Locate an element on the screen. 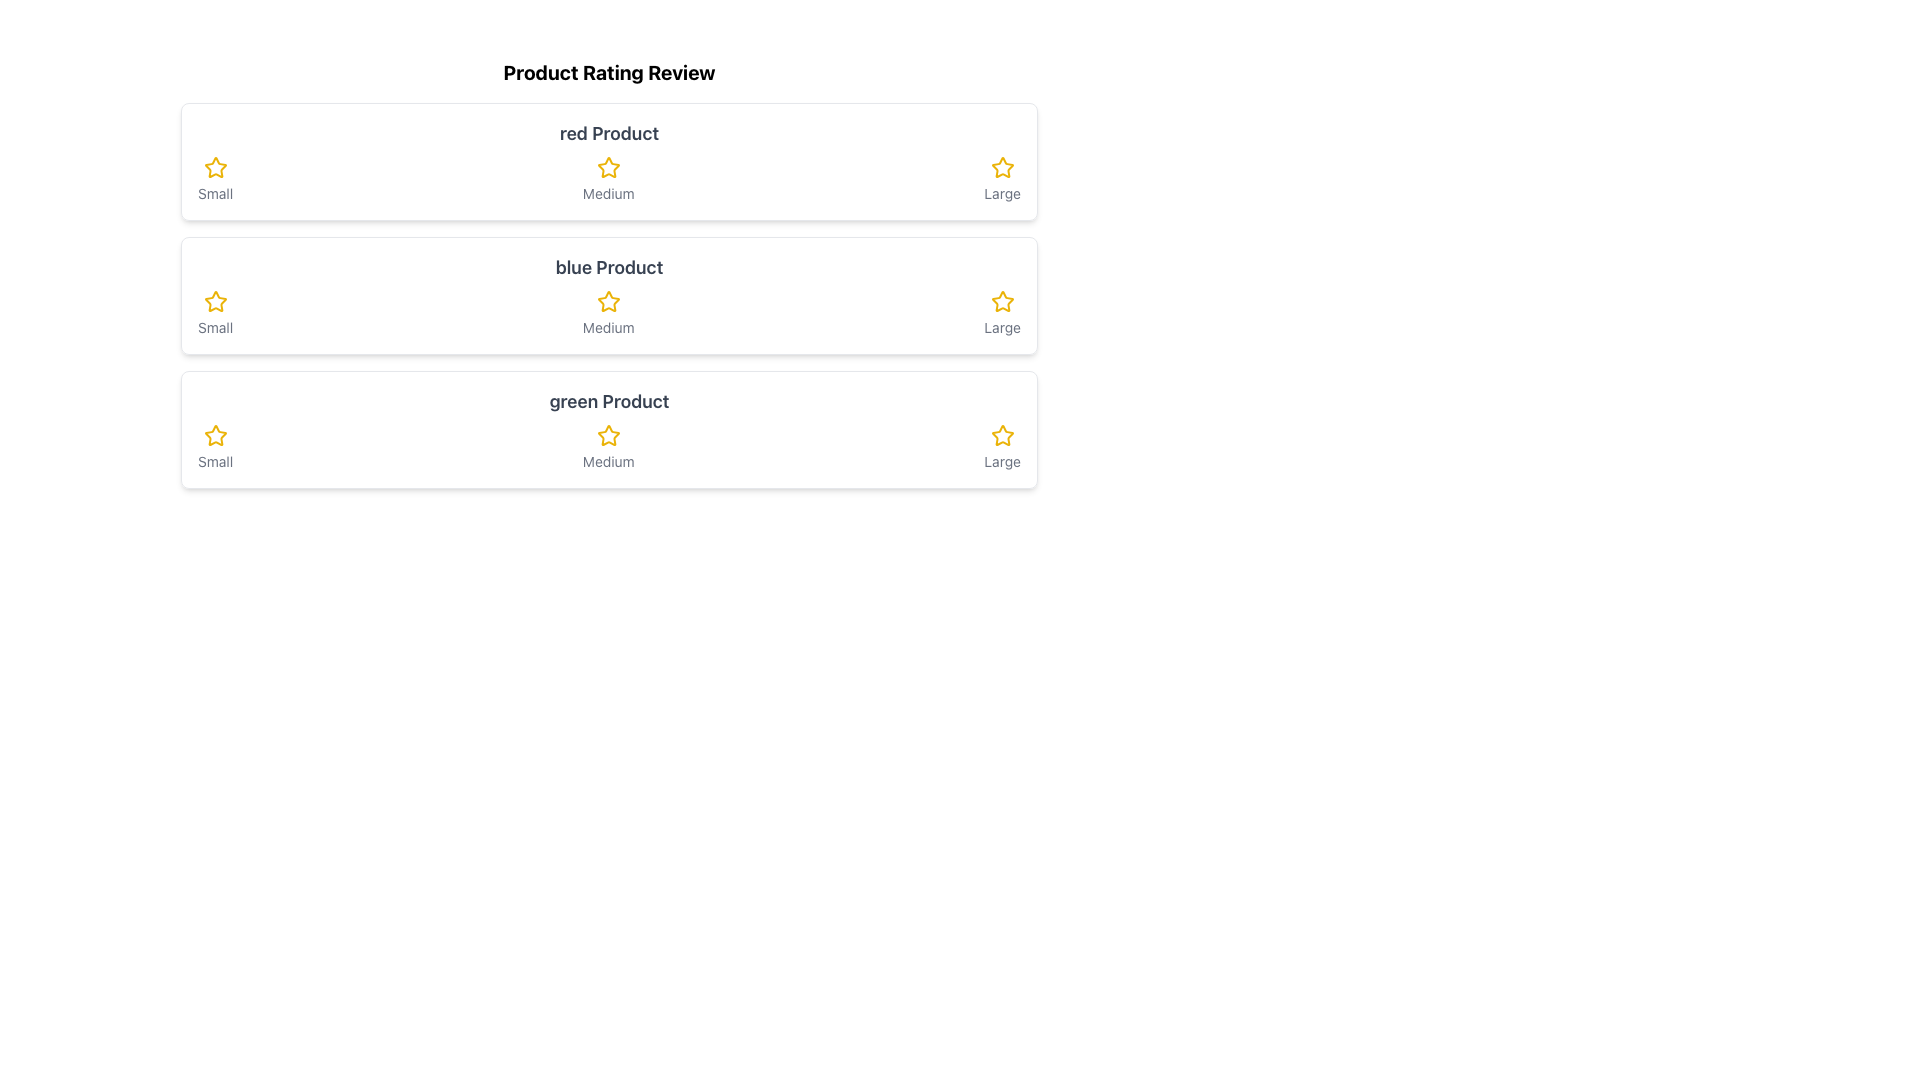 The width and height of the screenshot is (1920, 1080). the star icon for rating the 'Large' size option in the 'green Product' row, located at the bottom-most card of the stacked list is located at coordinates (1002, 434).